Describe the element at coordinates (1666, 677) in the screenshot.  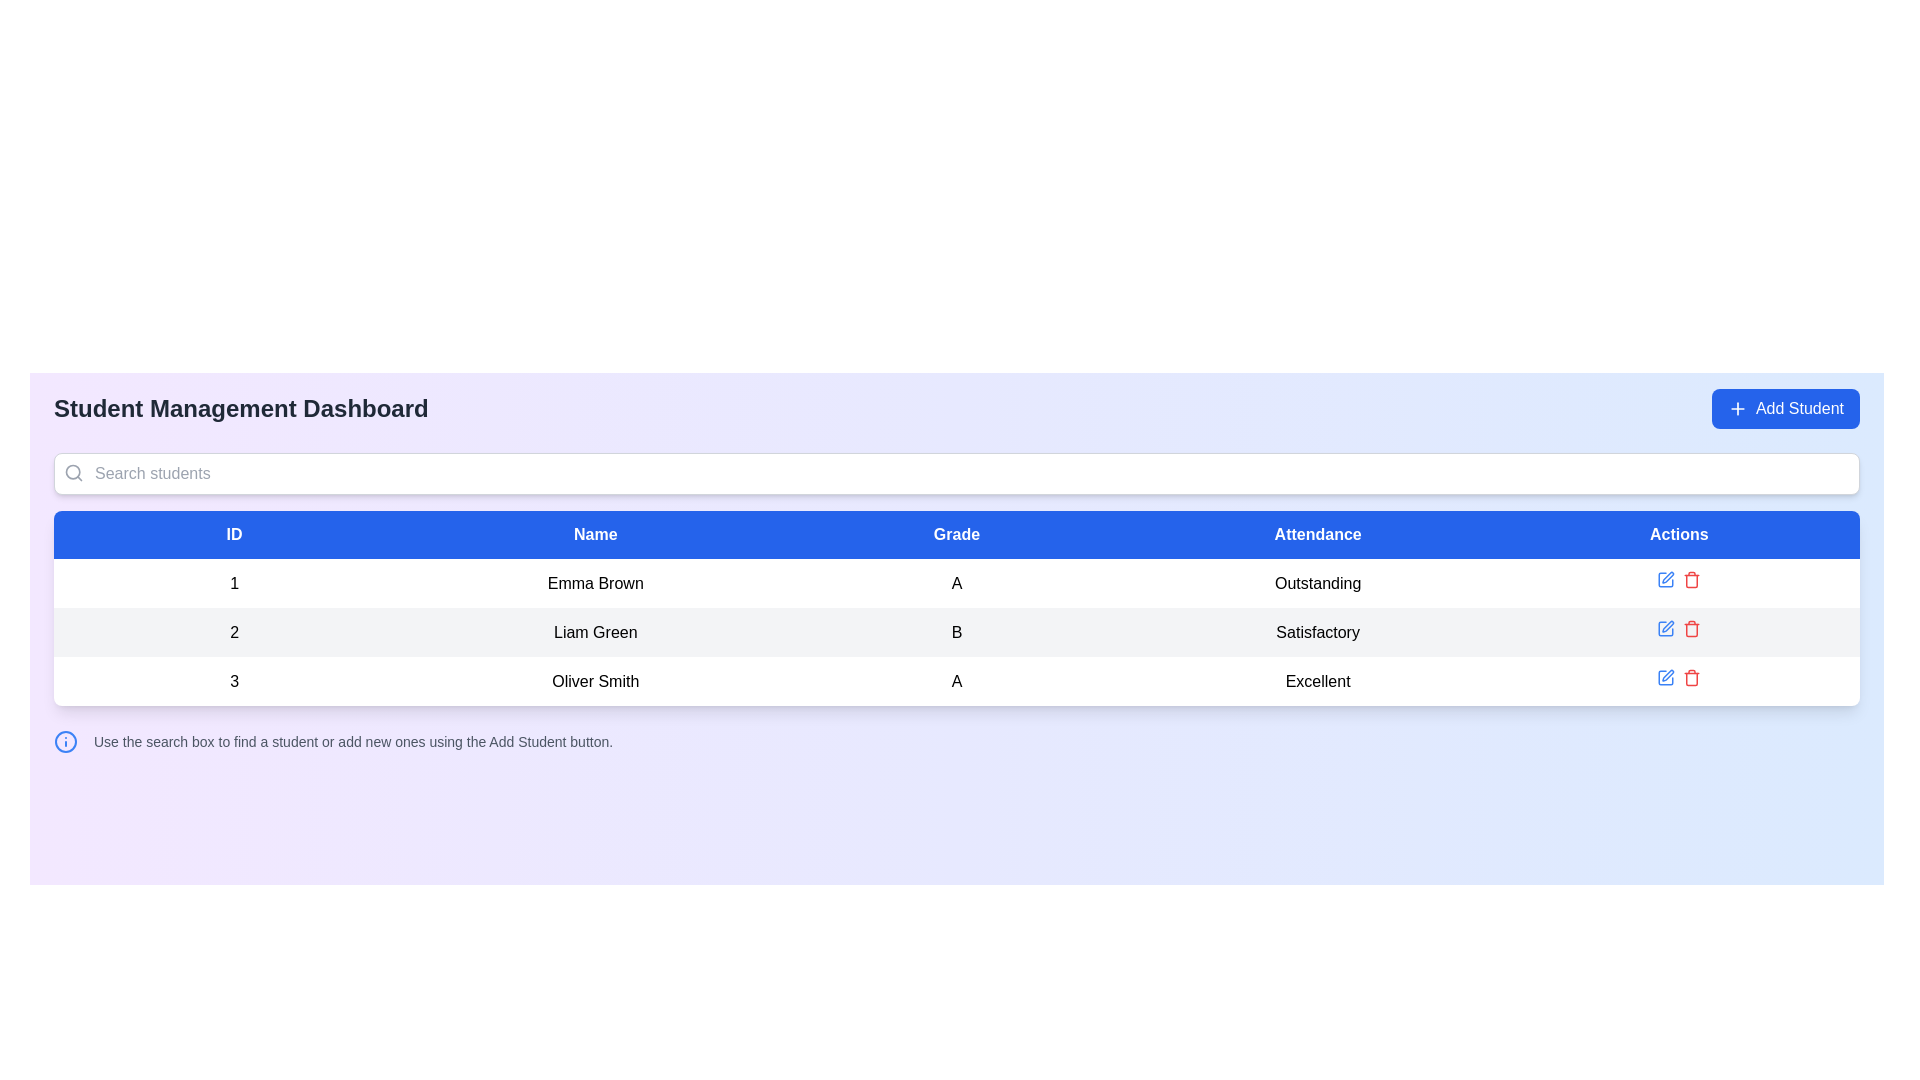
I see `the blue pen icon in the Actions column of the last row representing the student 'Oliver Smith'` at that location.